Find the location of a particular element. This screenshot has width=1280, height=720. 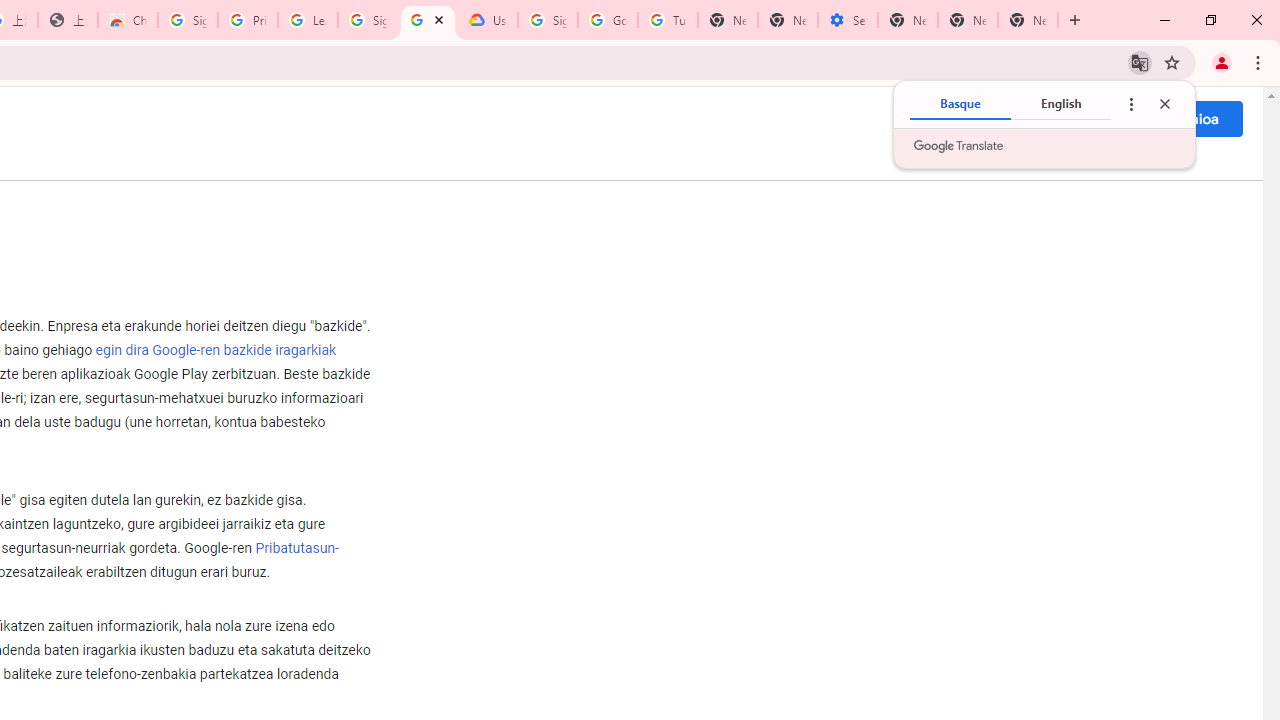

'Turn cookies on or off - Computer - Google Account Help' is located at coordinates (667, 20).